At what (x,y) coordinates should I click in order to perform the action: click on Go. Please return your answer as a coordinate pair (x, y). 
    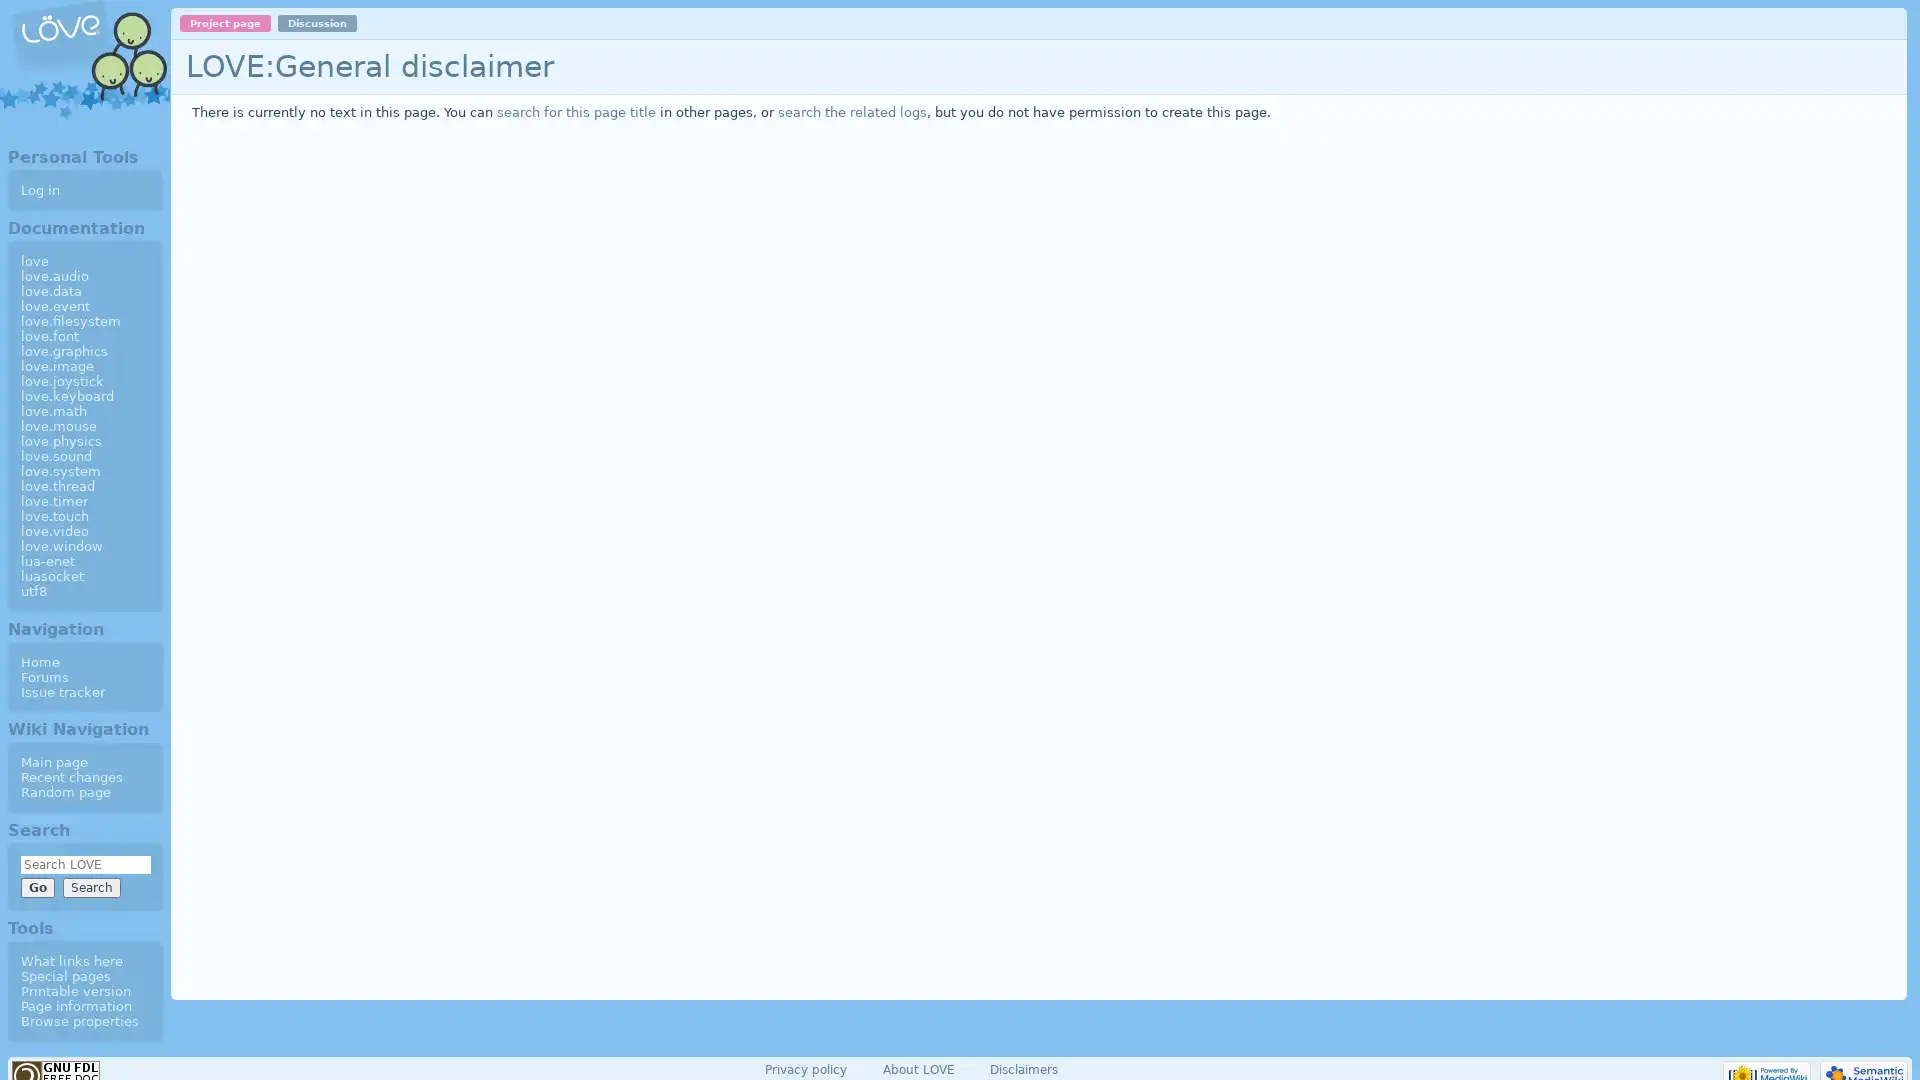
    Looking at the image, I should click on (37, 886).